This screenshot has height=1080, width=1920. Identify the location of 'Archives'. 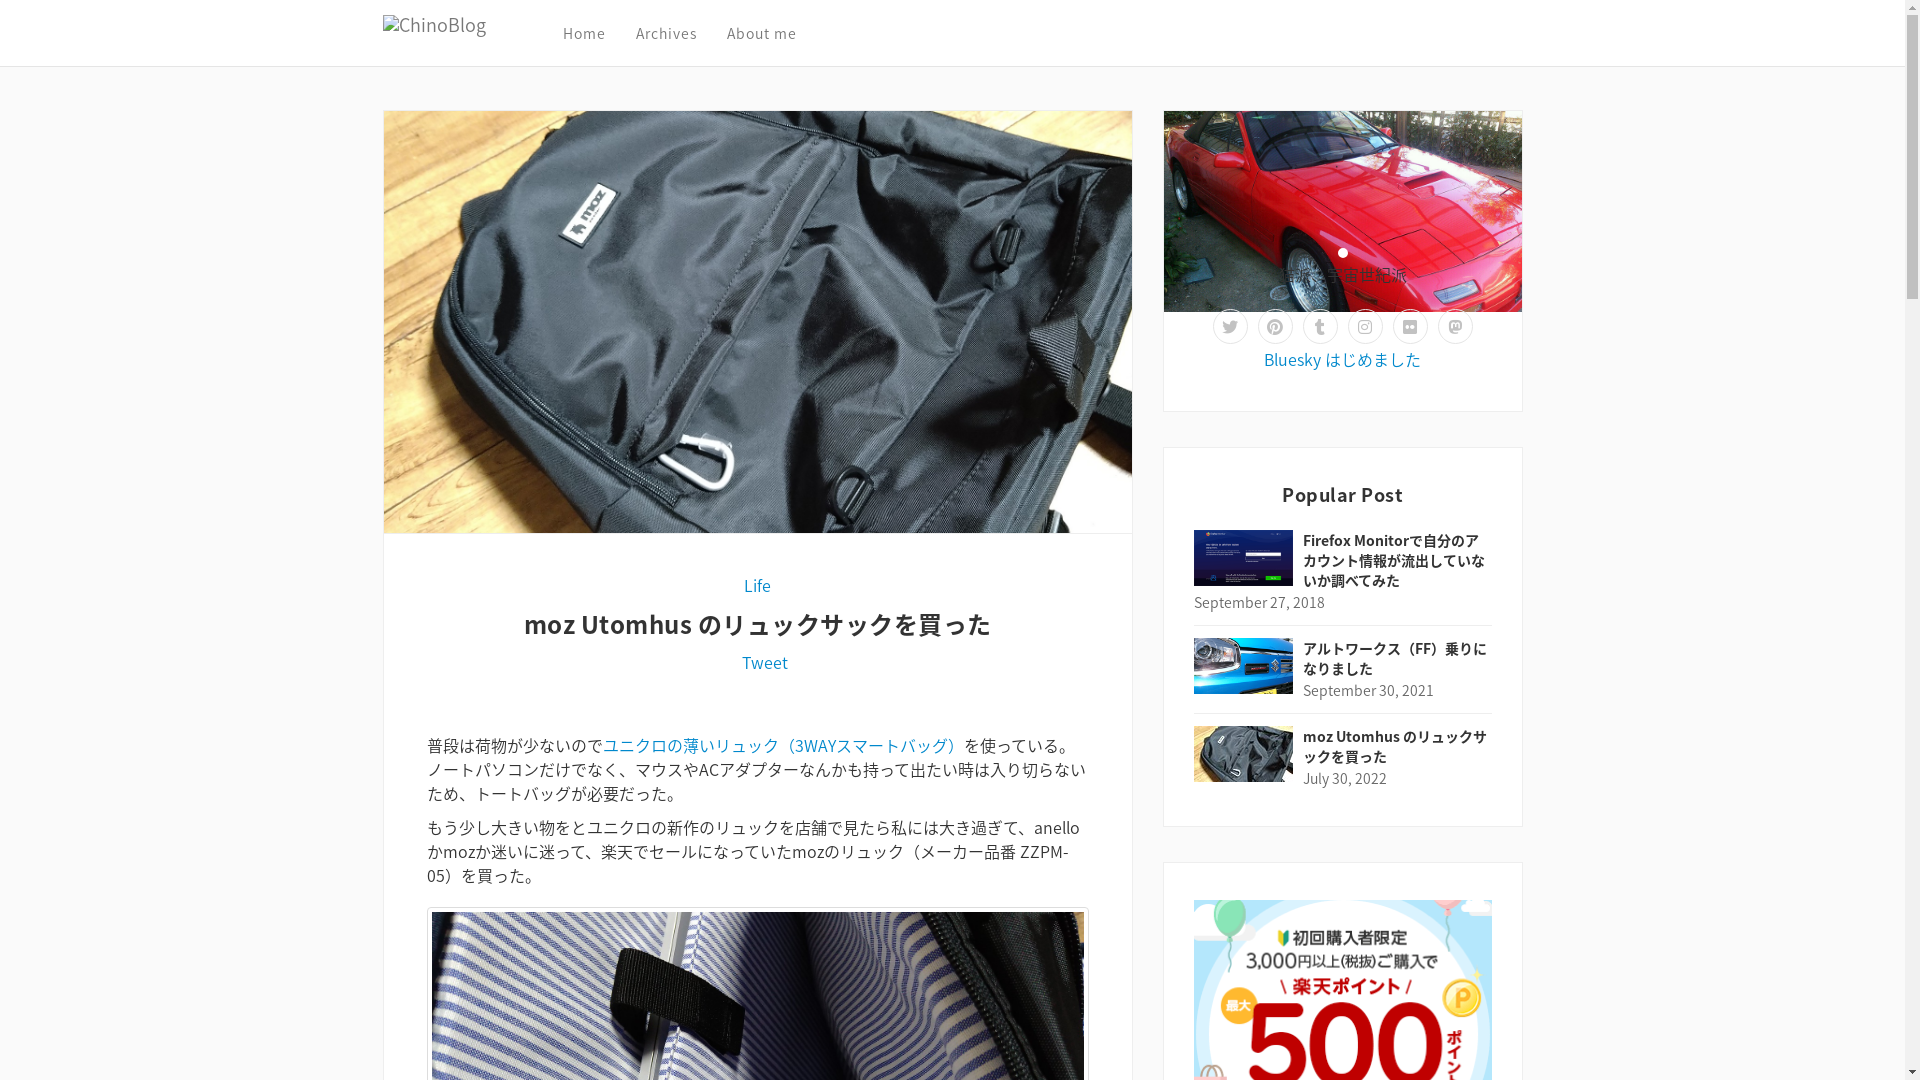
(634, 33).